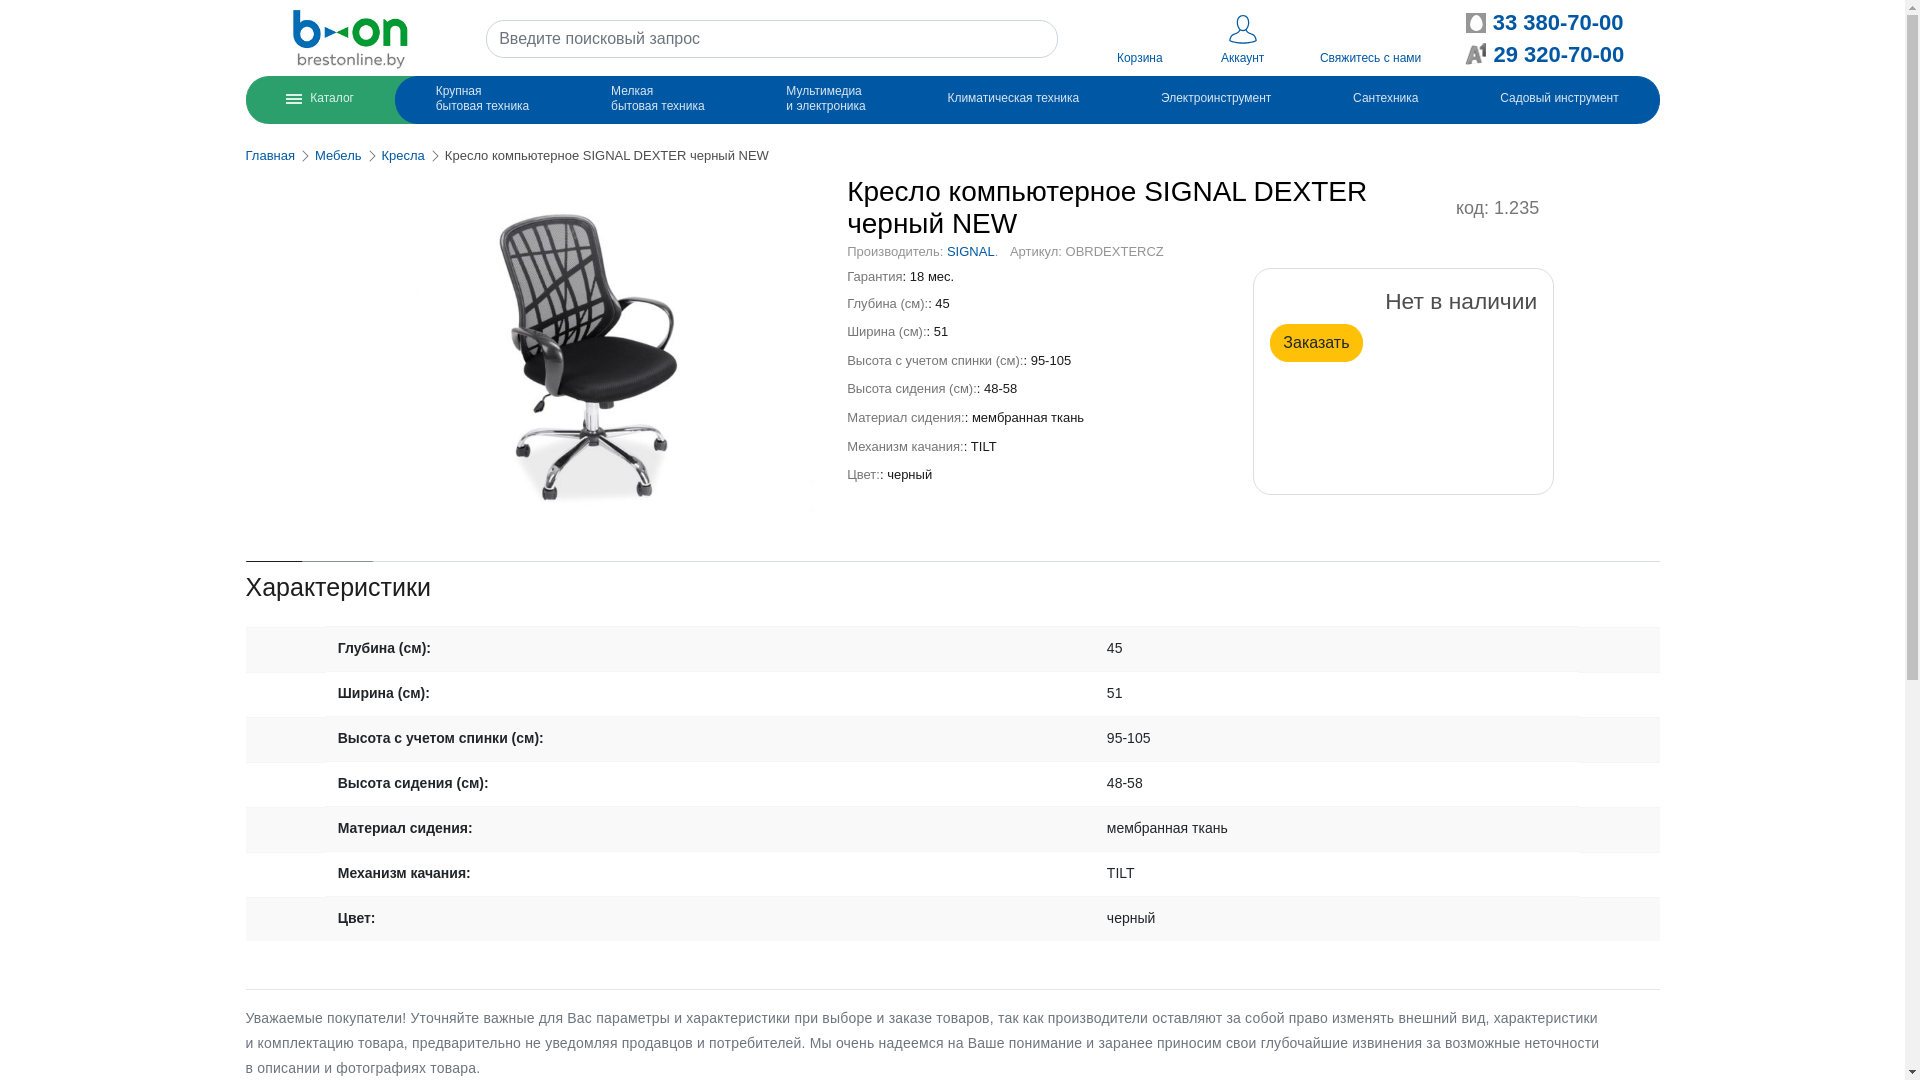  Describe the element at coordinates (945, 250) in the screenshot. I see `'SIGNAL'` at that location.